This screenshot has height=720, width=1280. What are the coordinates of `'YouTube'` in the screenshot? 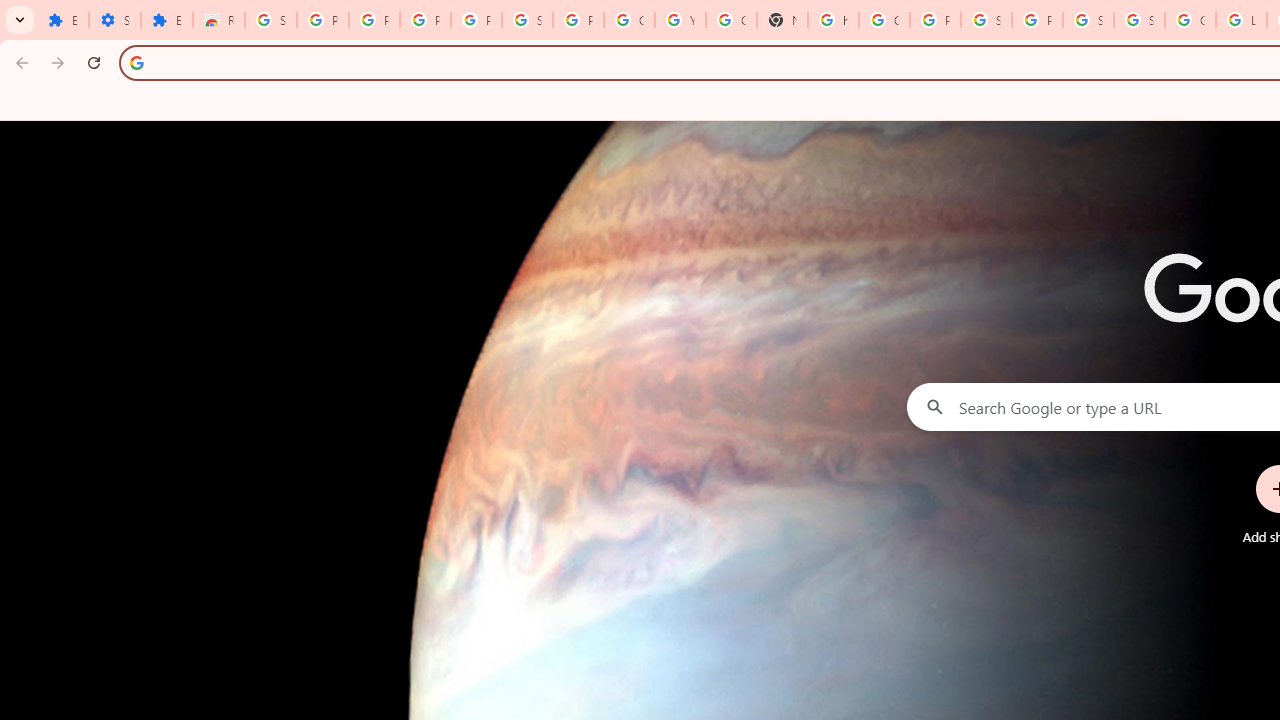 It's located at (680, 20).